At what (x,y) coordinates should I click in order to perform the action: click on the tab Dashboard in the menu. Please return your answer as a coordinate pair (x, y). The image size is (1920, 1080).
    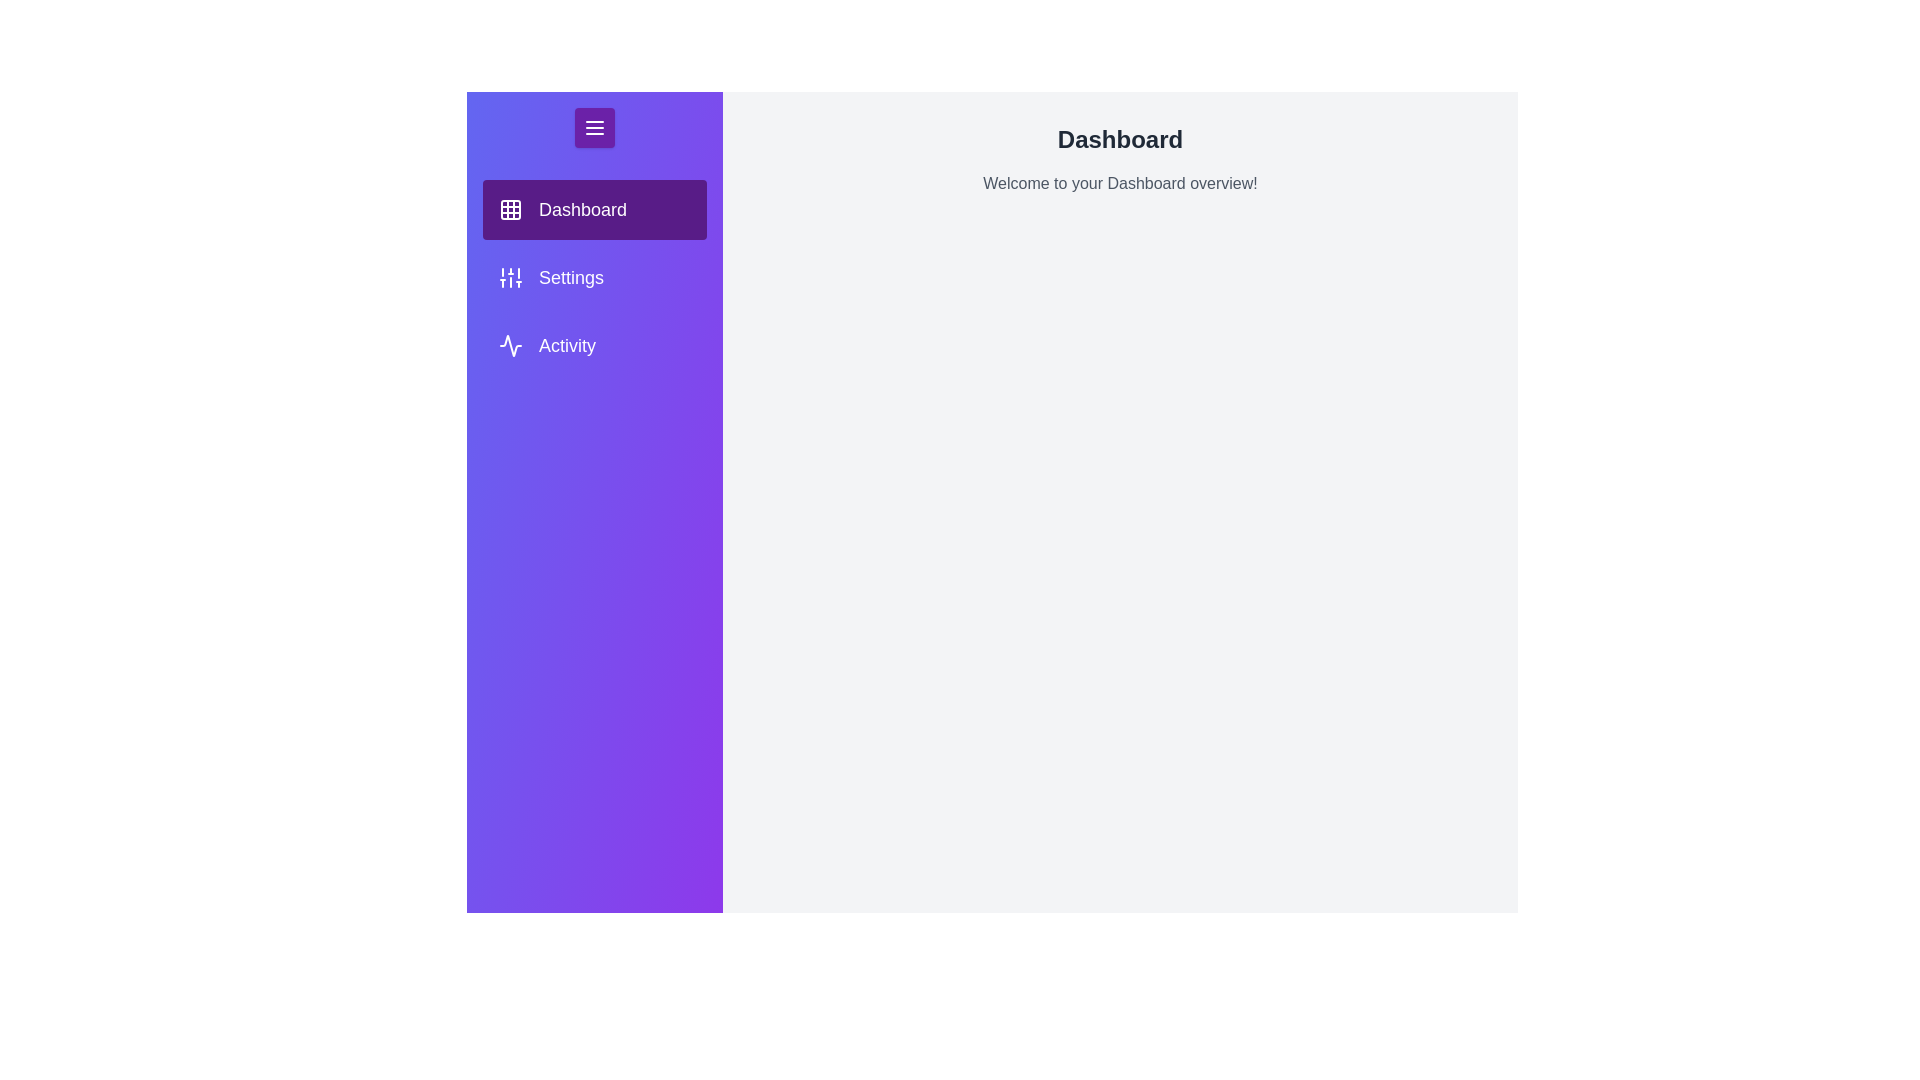
    Looking at the image, I should click on (594, 209).